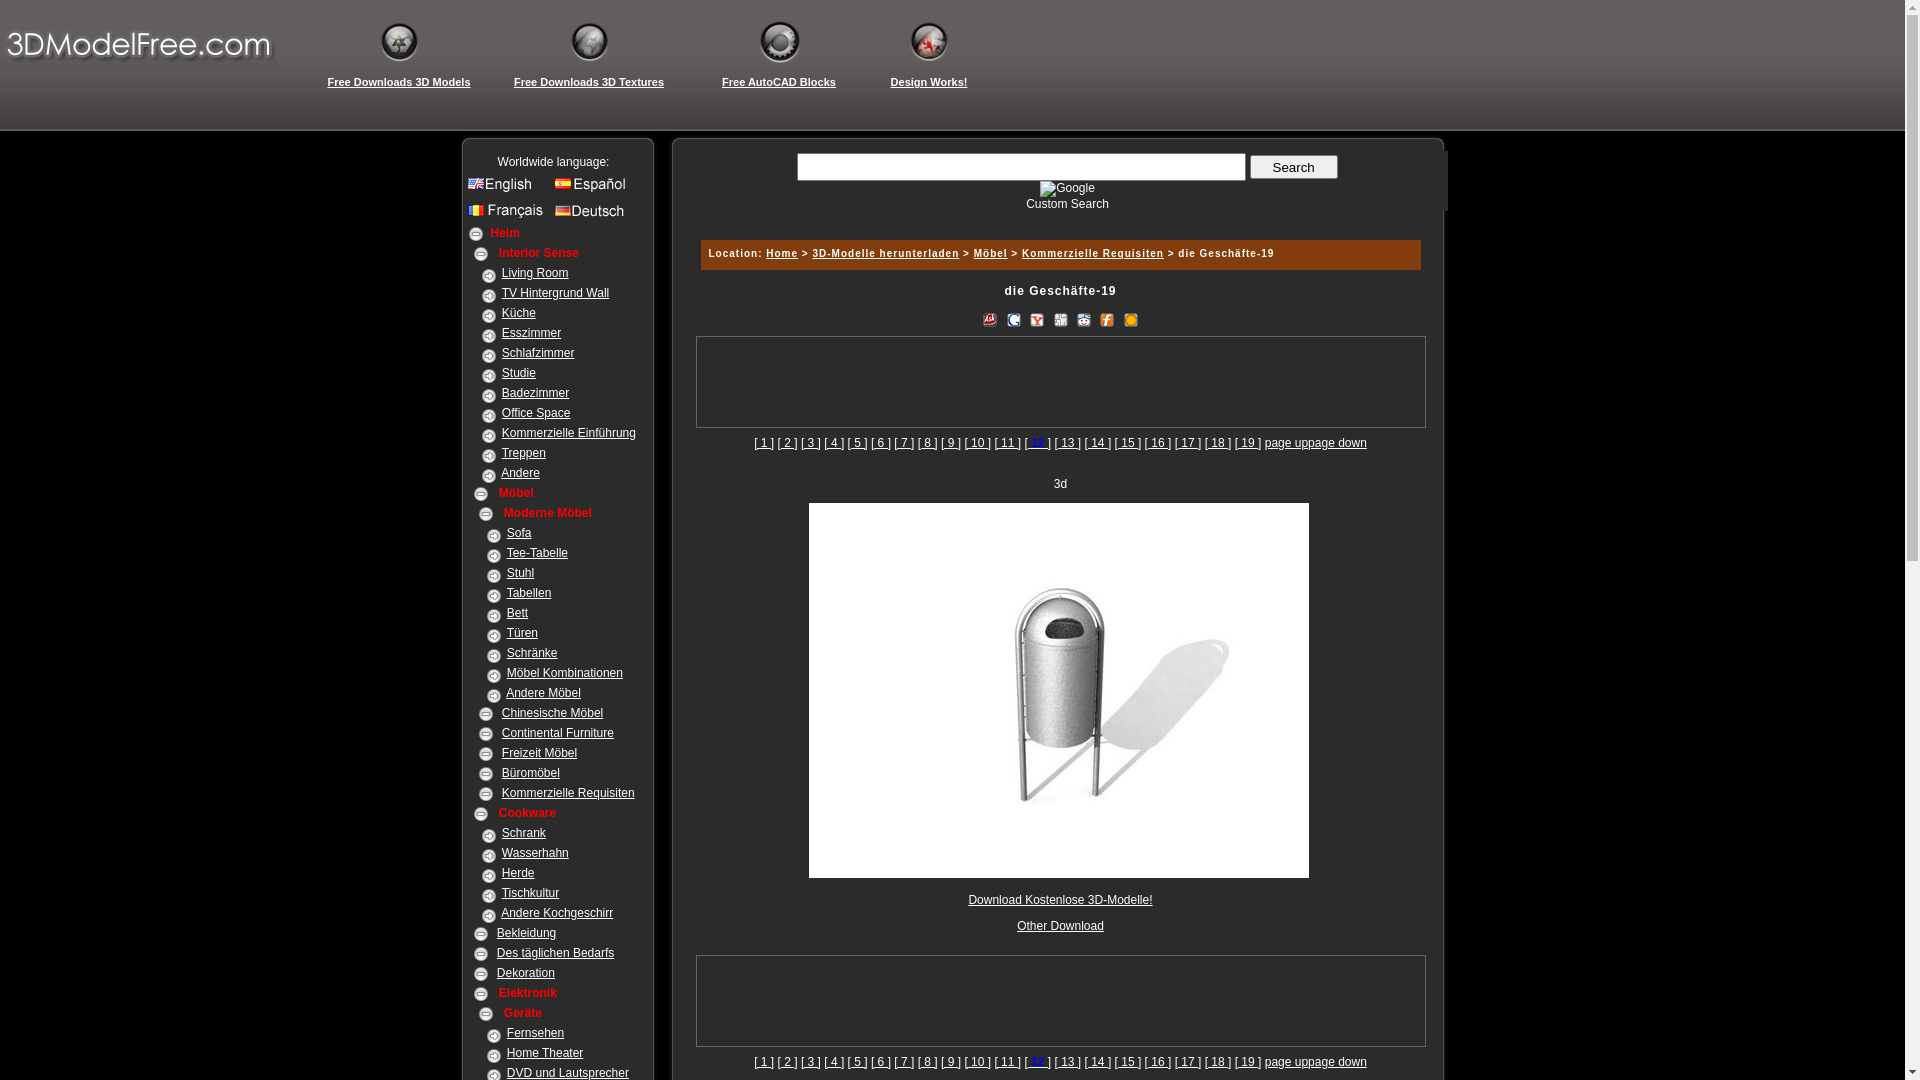 This screenshot has width=1920, height=1080. I want to click on 'Kommerzielle Requisiten', so click(1022, 252).